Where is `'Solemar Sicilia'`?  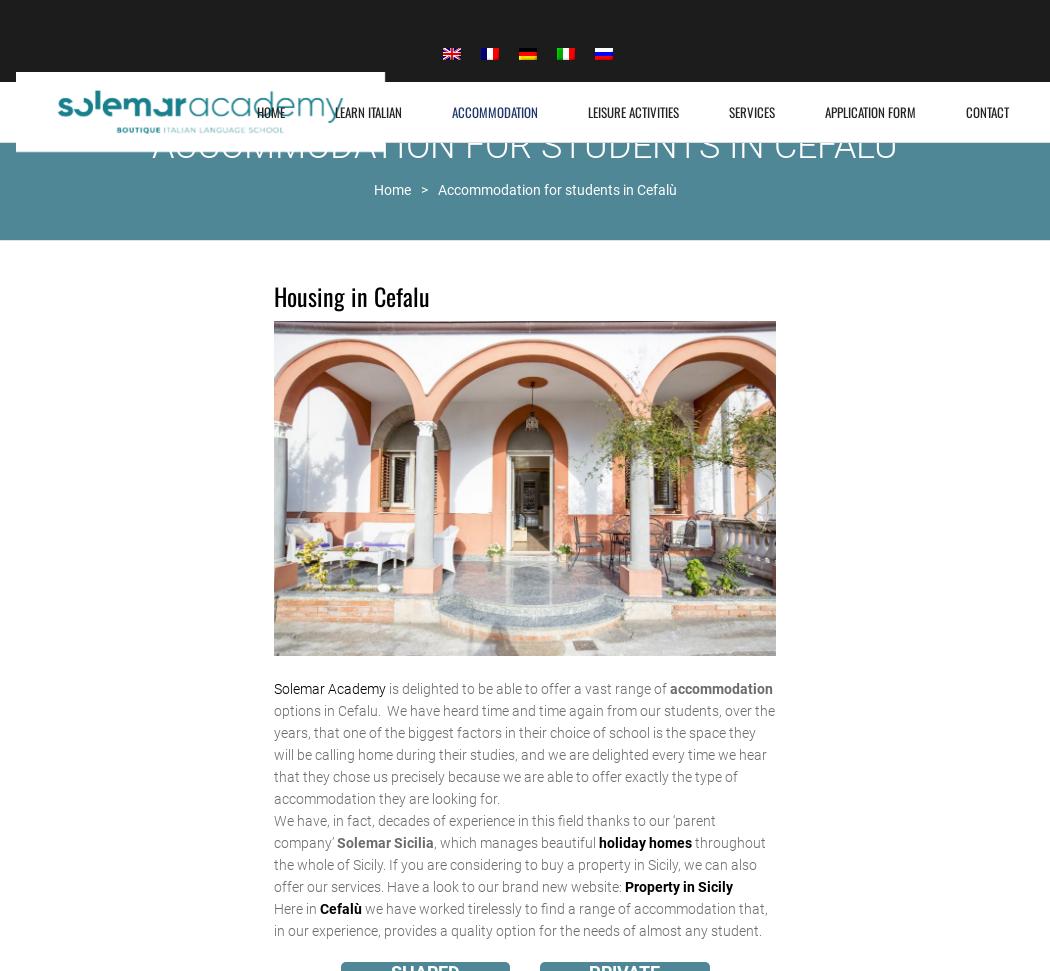
'Solemar Sicilia' is located at coordinates (384, 840).